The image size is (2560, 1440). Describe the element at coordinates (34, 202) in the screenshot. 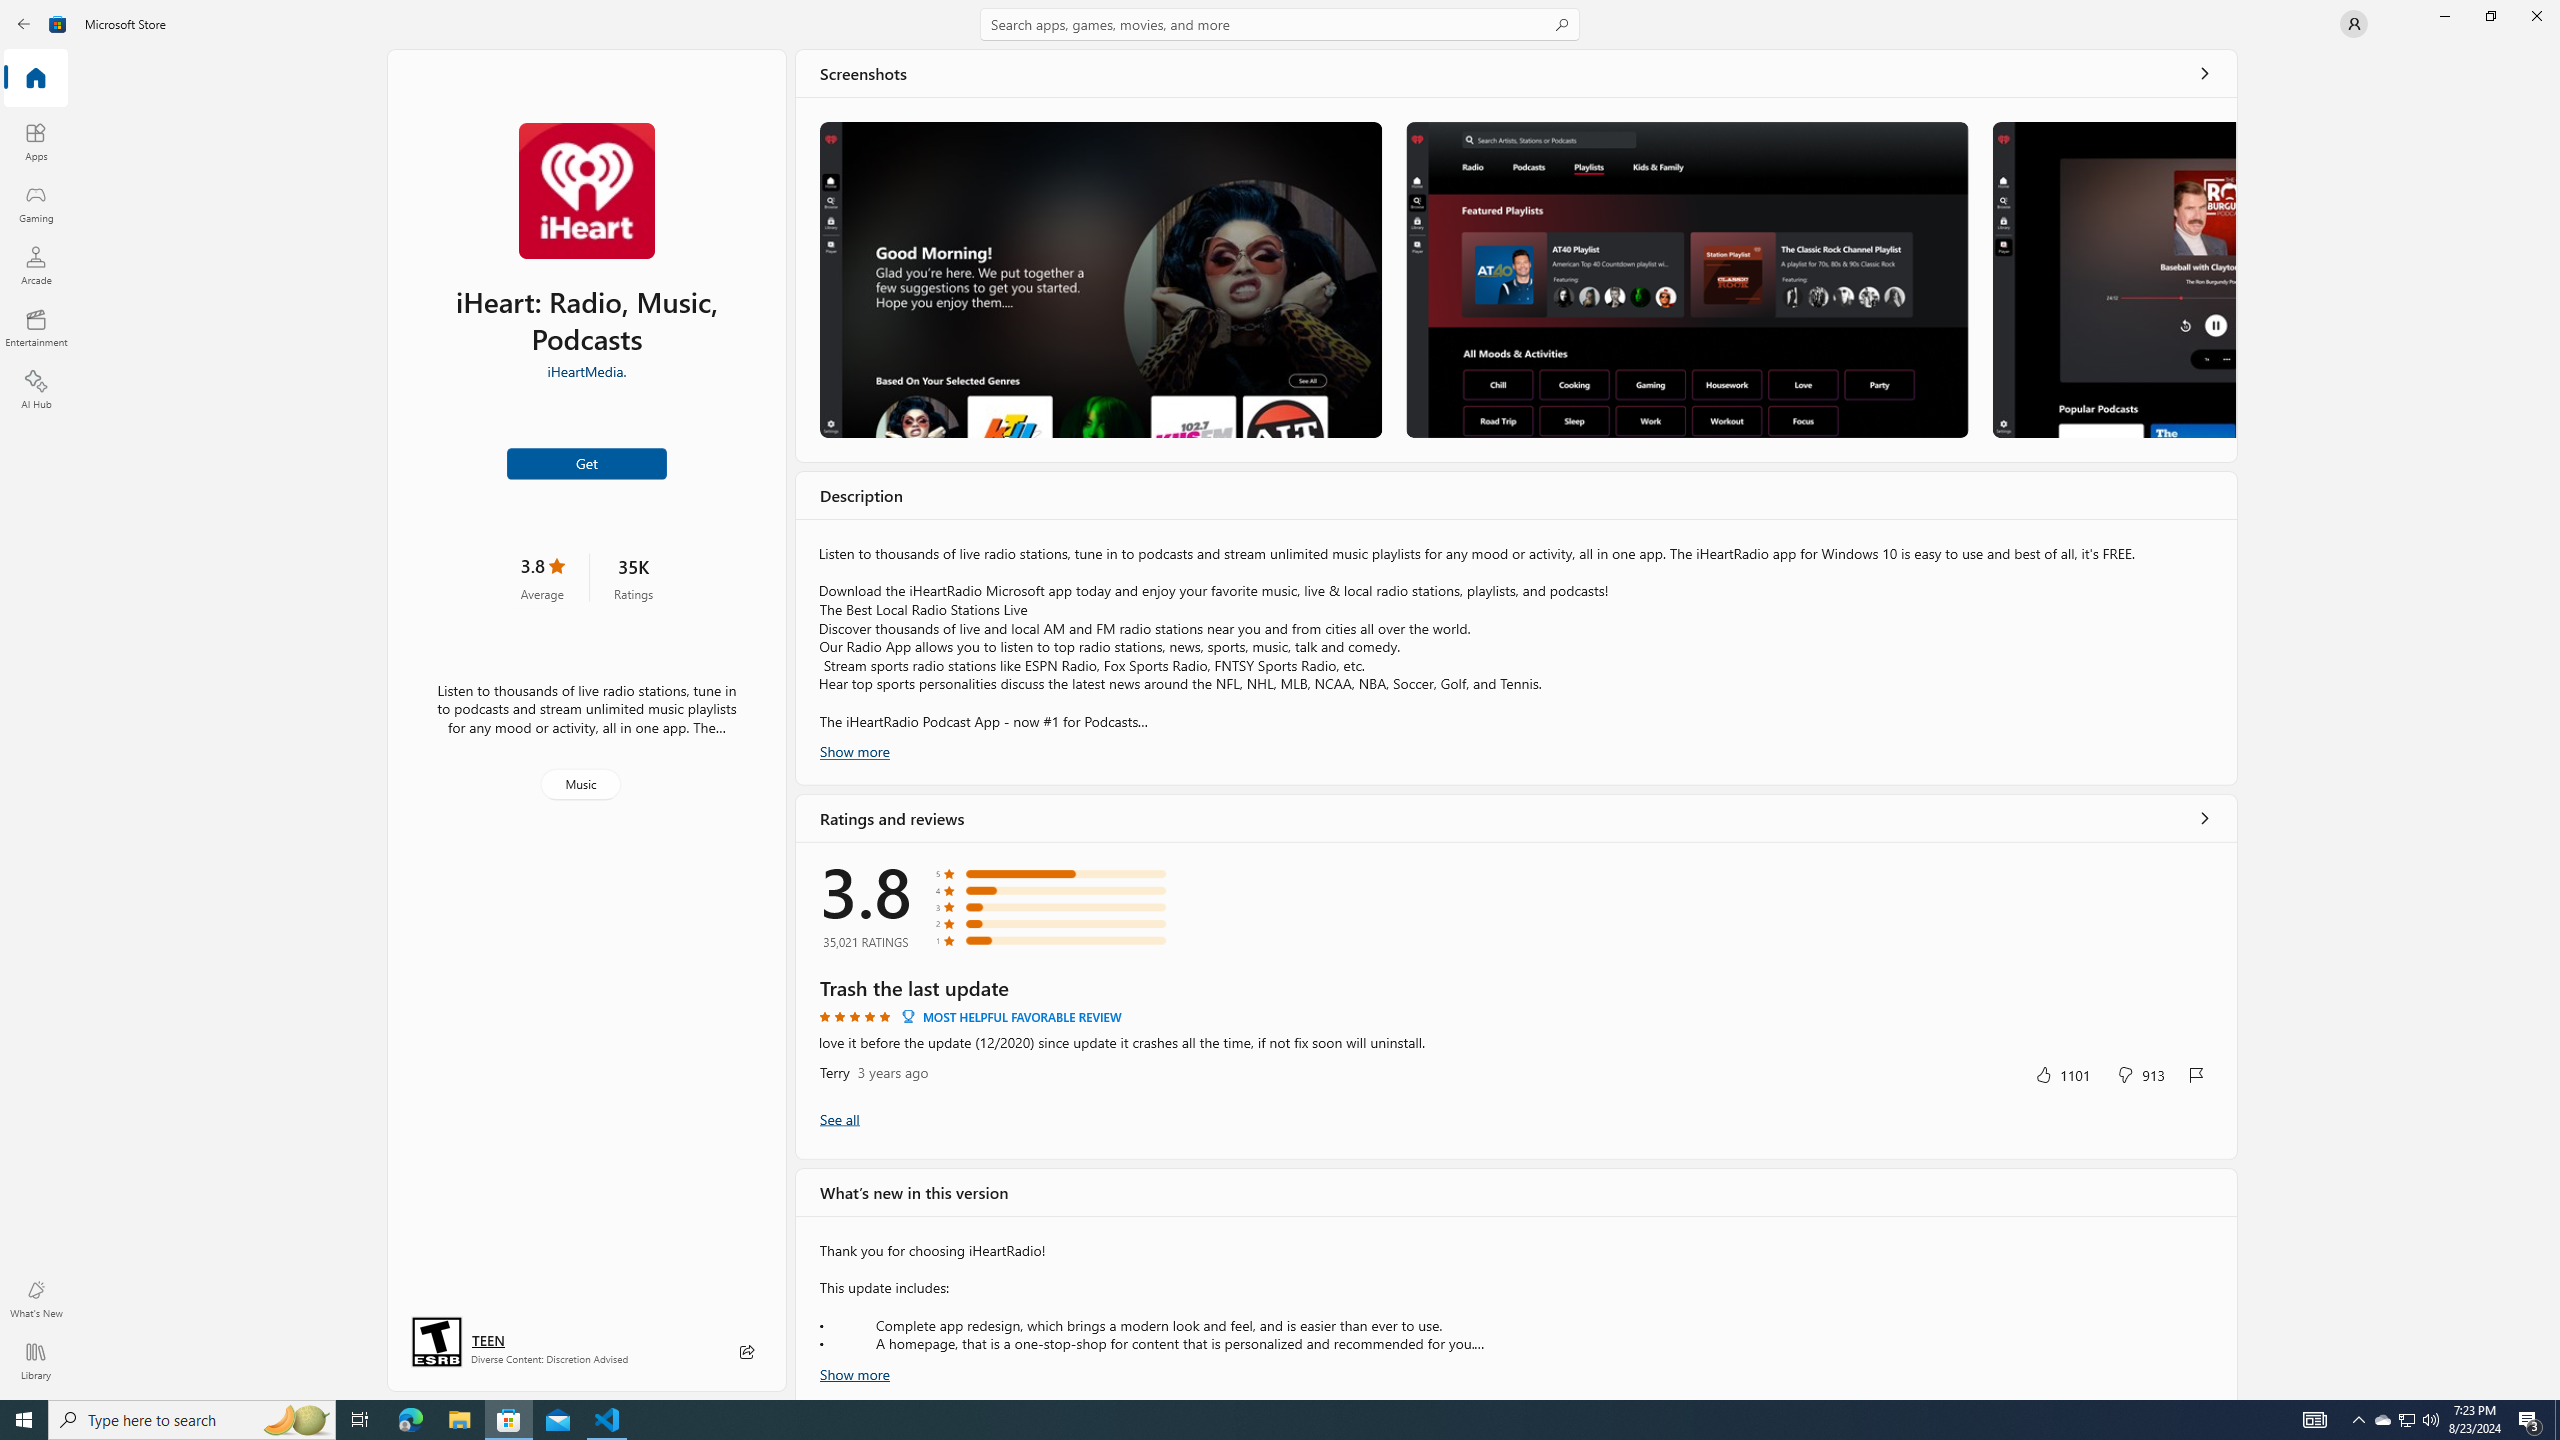

I see `'Gaming'` at that location.